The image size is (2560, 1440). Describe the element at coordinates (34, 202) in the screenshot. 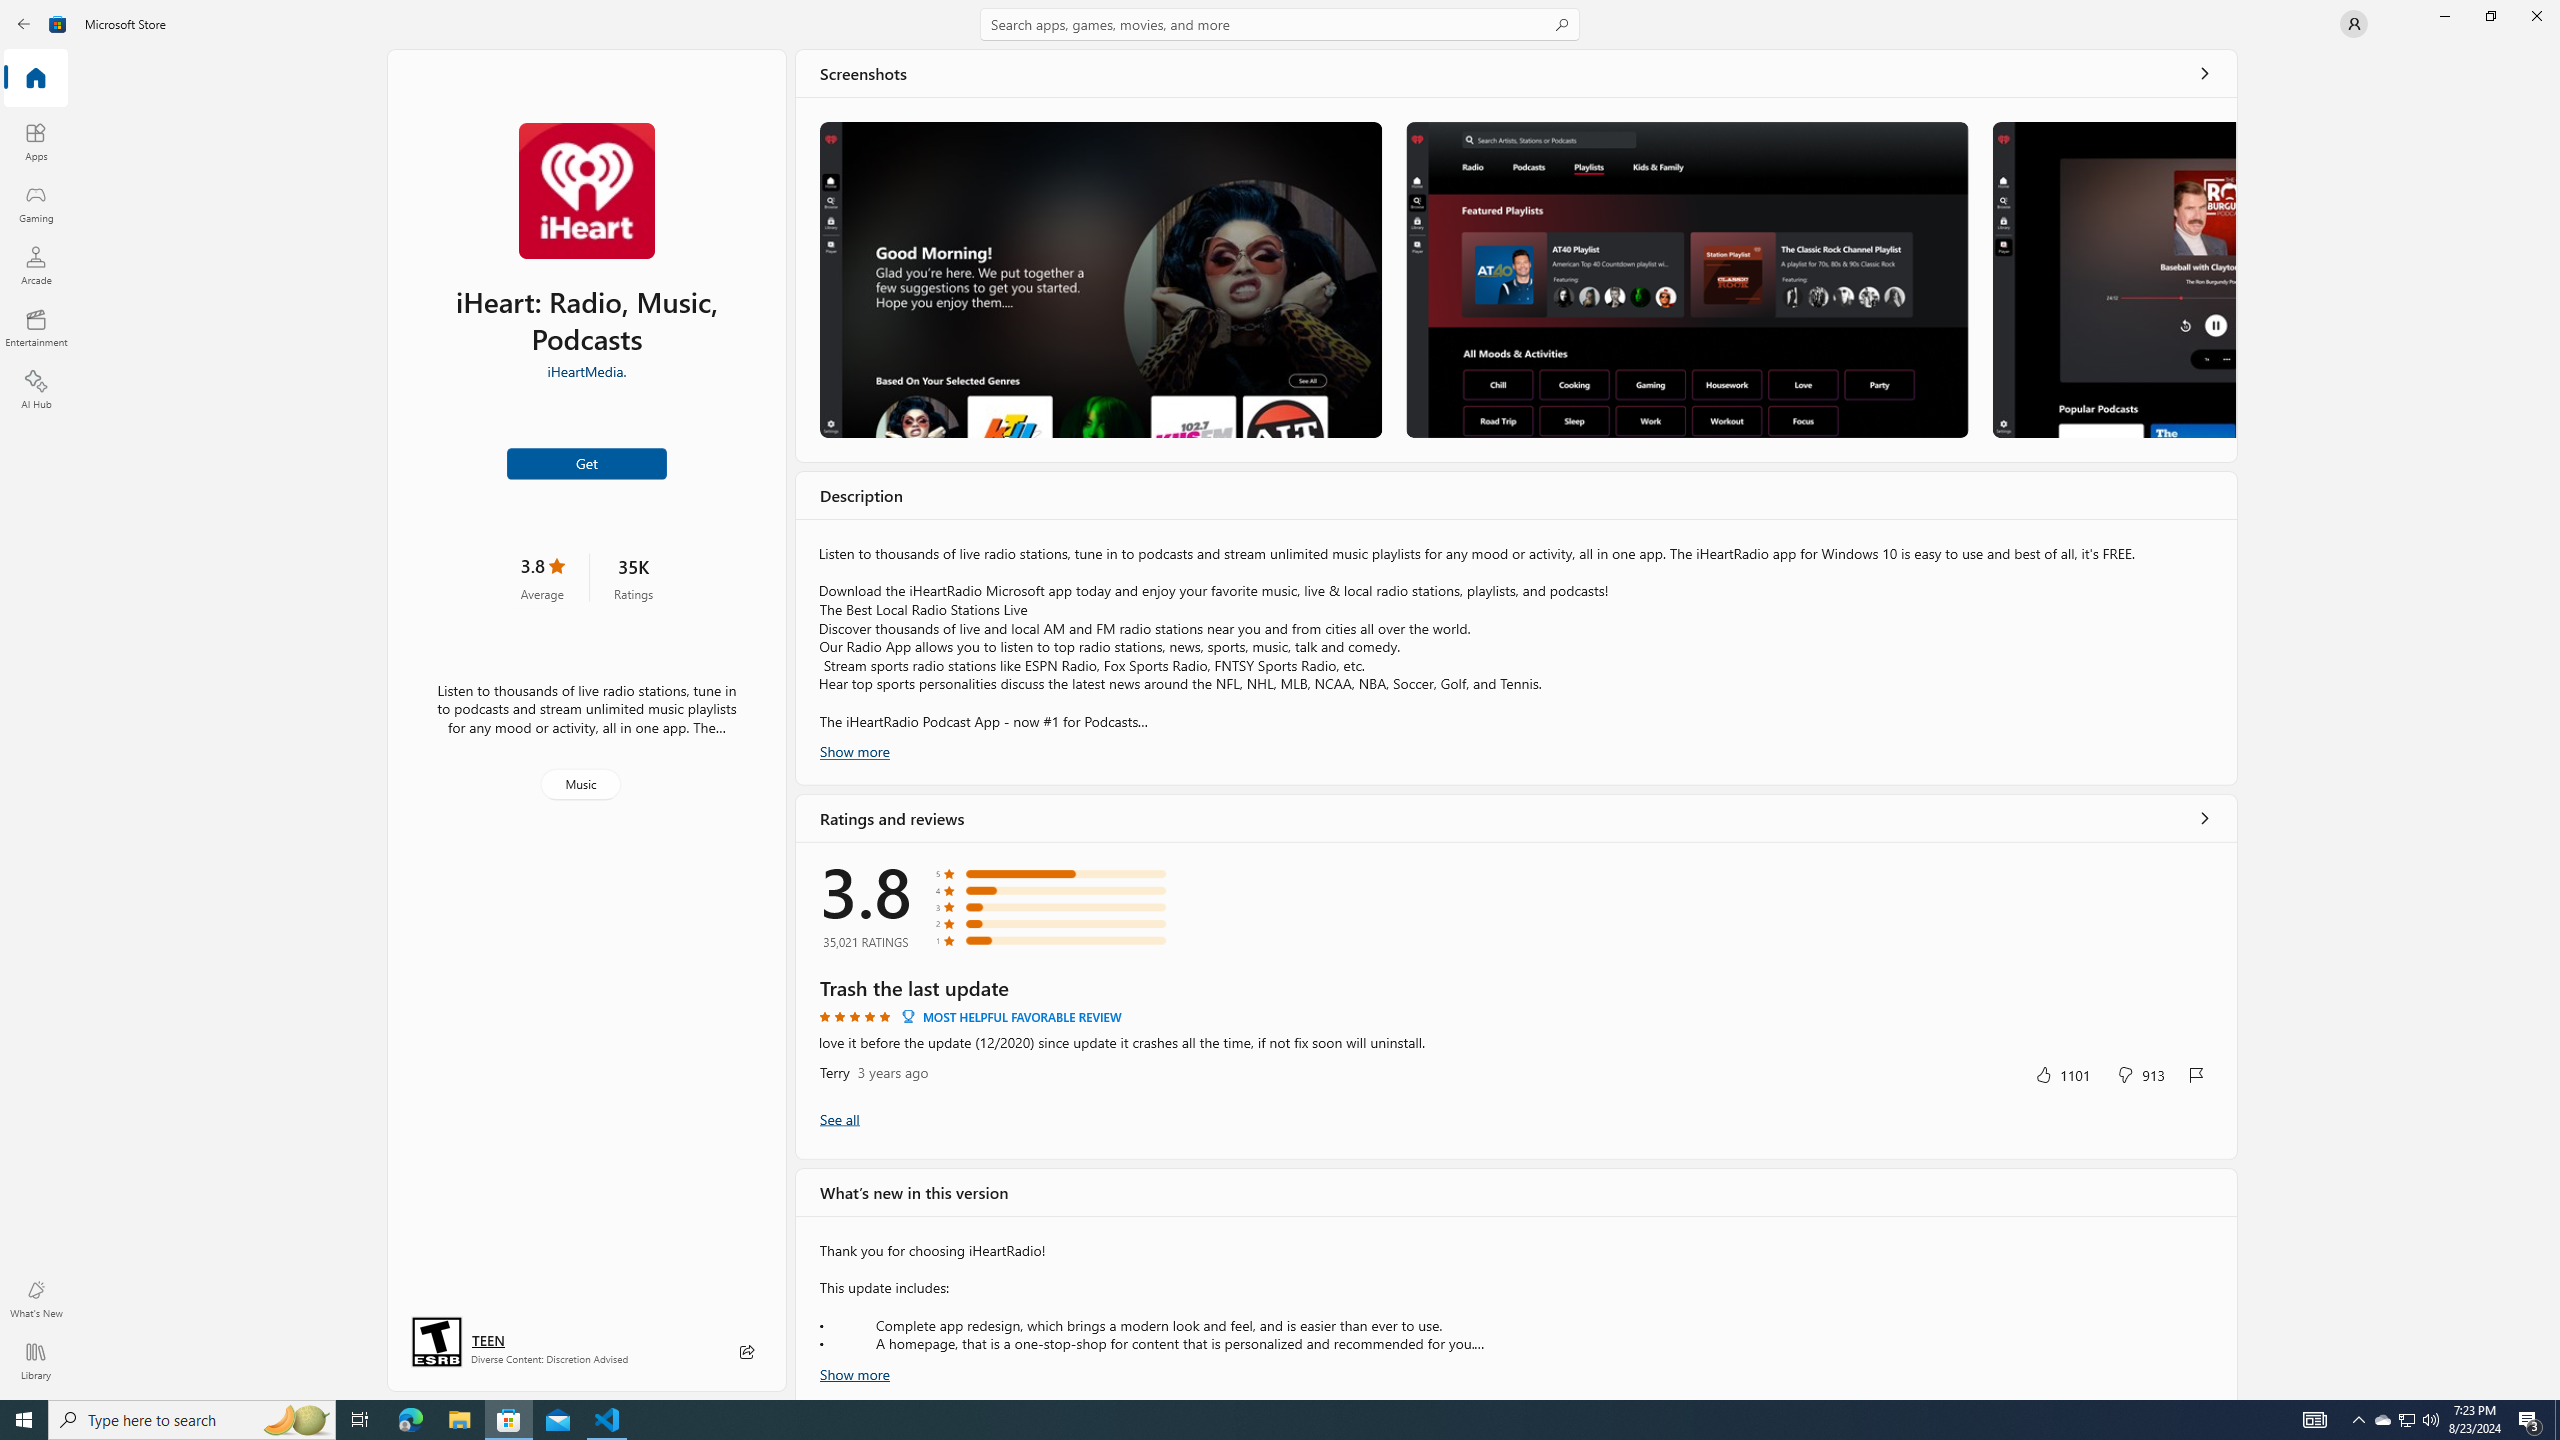

I see `'Gaming'` at that location.